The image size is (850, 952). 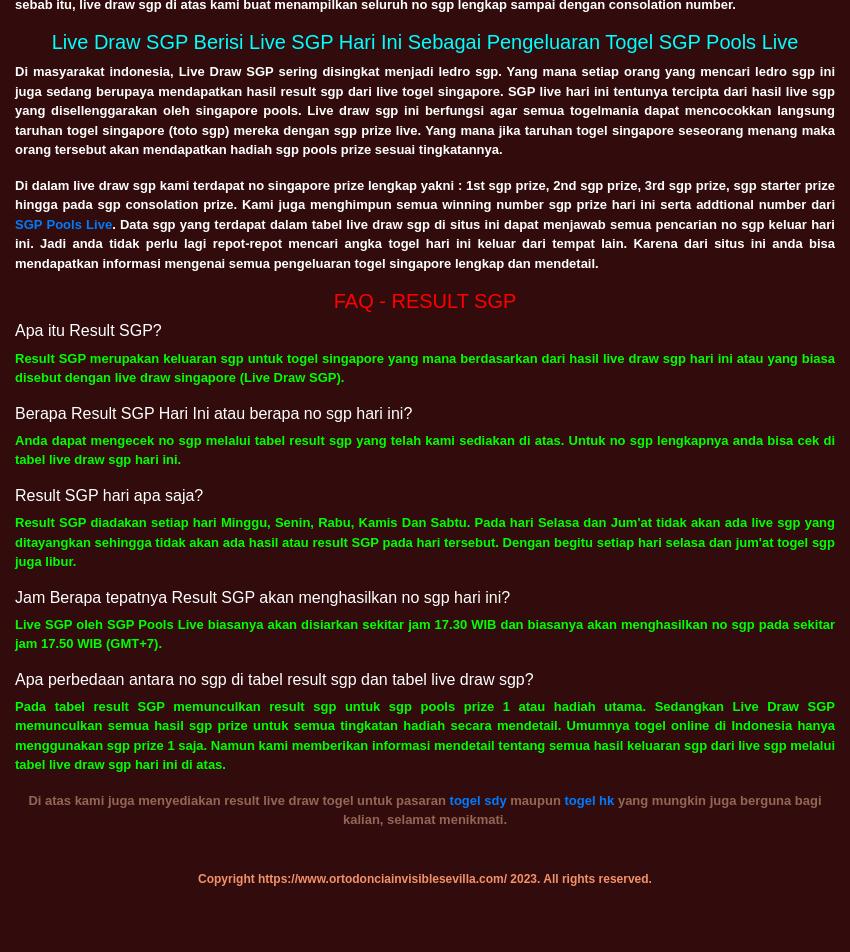 What do you see at coordinates (261, 596) in the screenshot?
I see `'Jam Berapa tepatnya Result SGP akan menghasilkan no sgp hari ini?'` at bounding box center [261, 596].